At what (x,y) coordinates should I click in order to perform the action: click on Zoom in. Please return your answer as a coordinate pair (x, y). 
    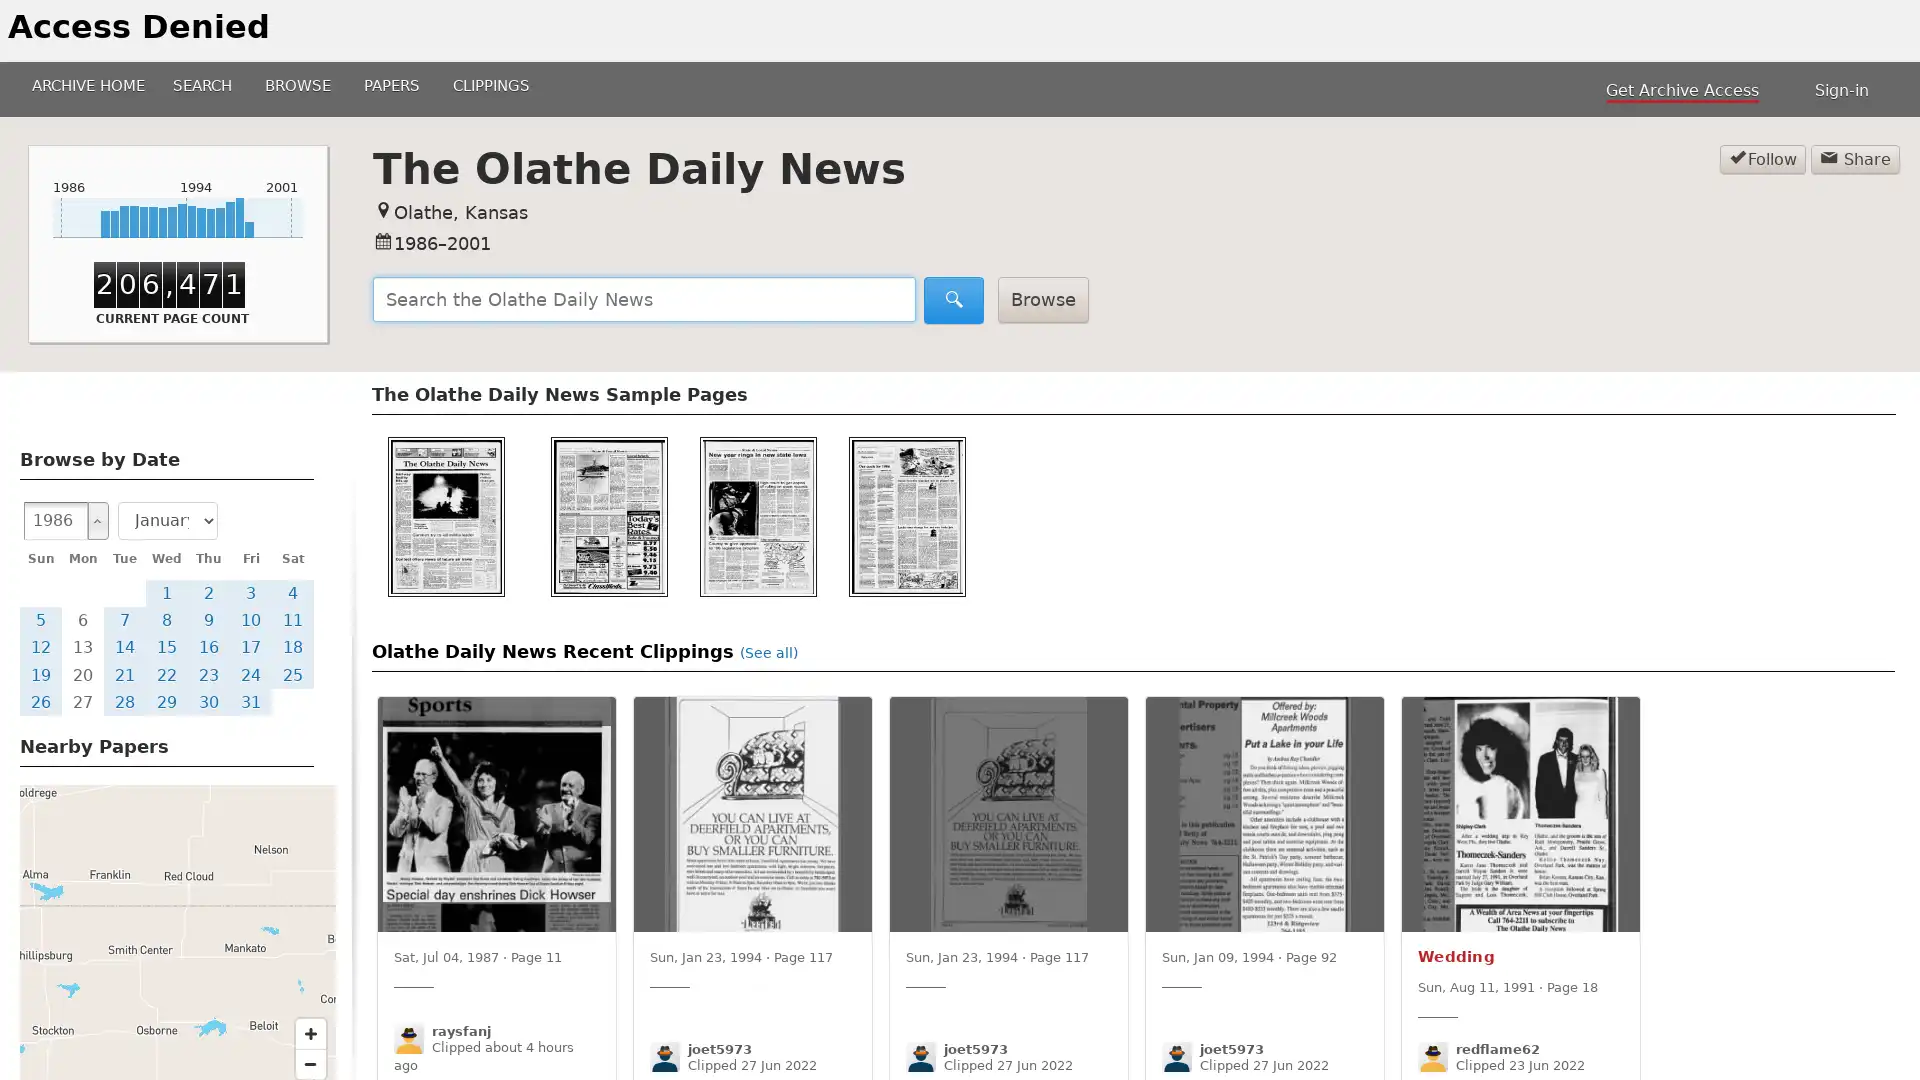
    Looking at the image, I should click on (310, 1033).